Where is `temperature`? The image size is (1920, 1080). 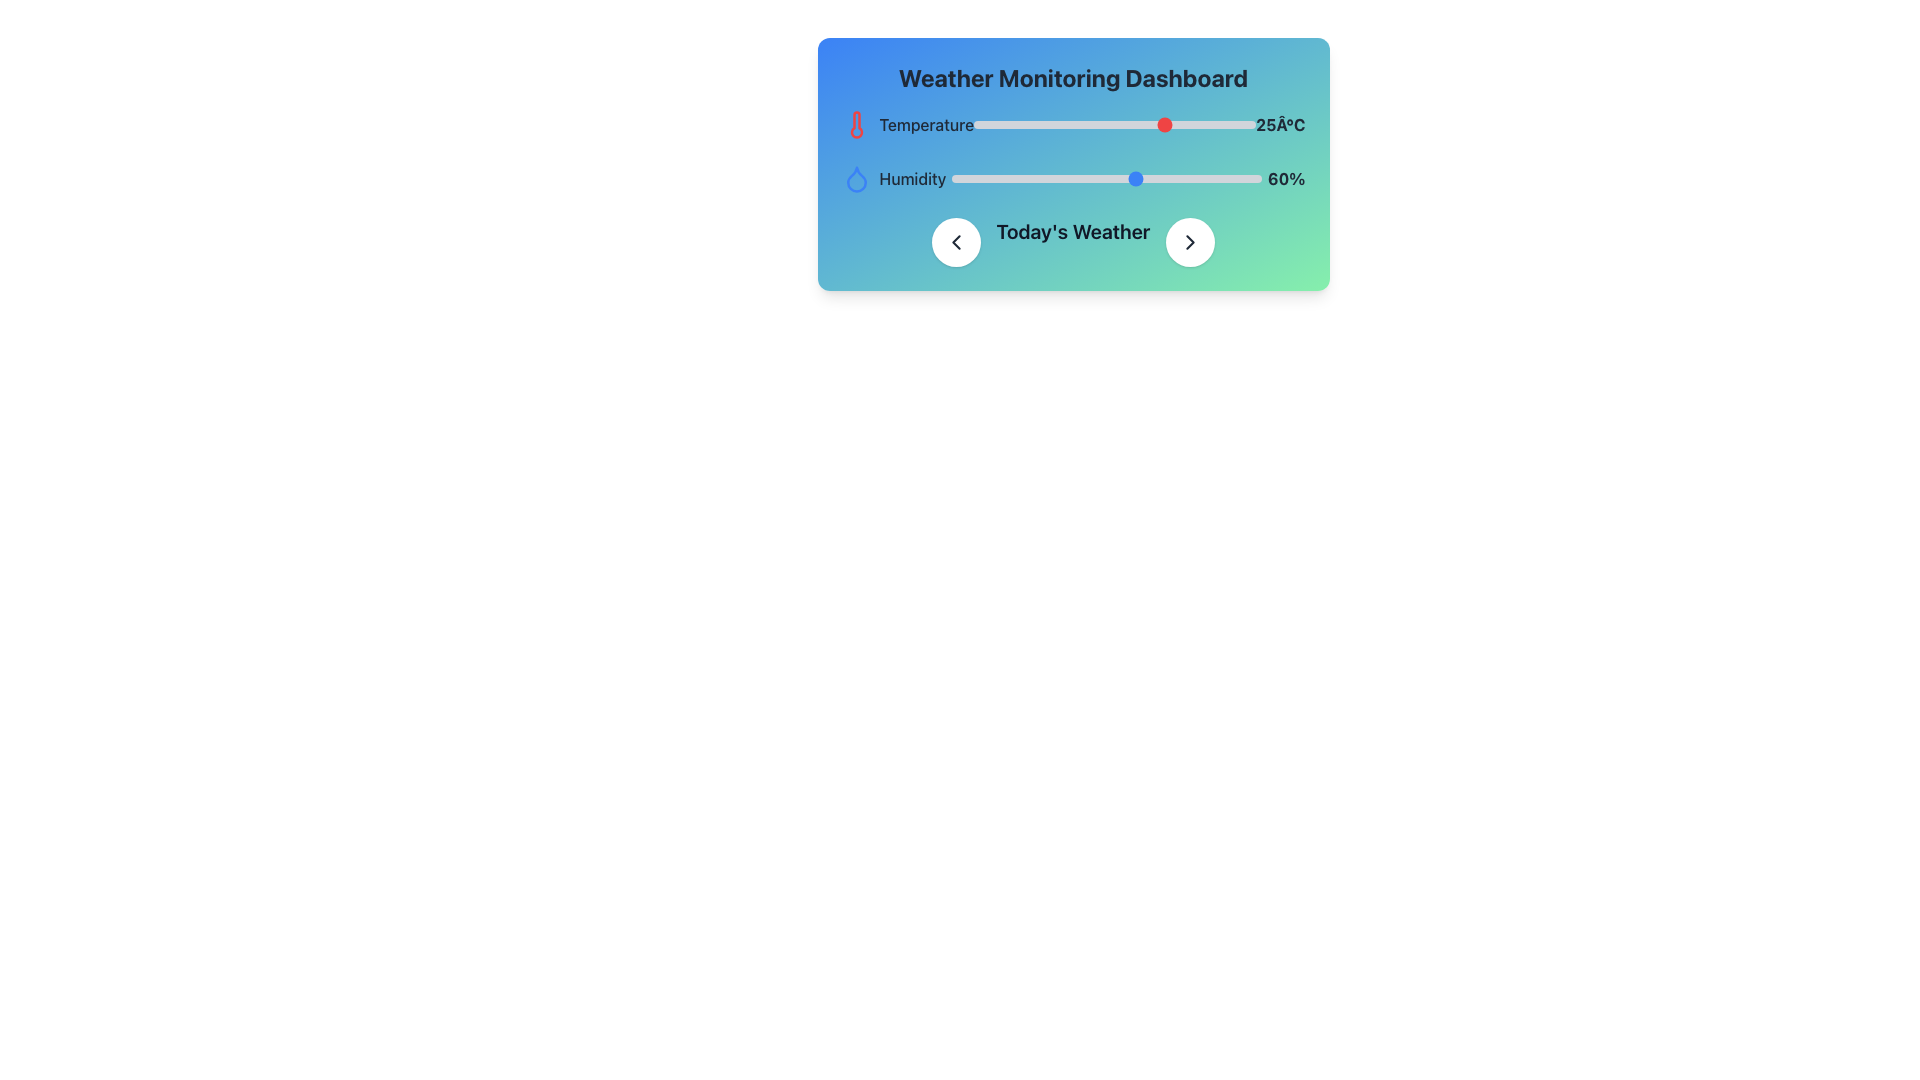 temperature is located at coordinates (1181, 124).